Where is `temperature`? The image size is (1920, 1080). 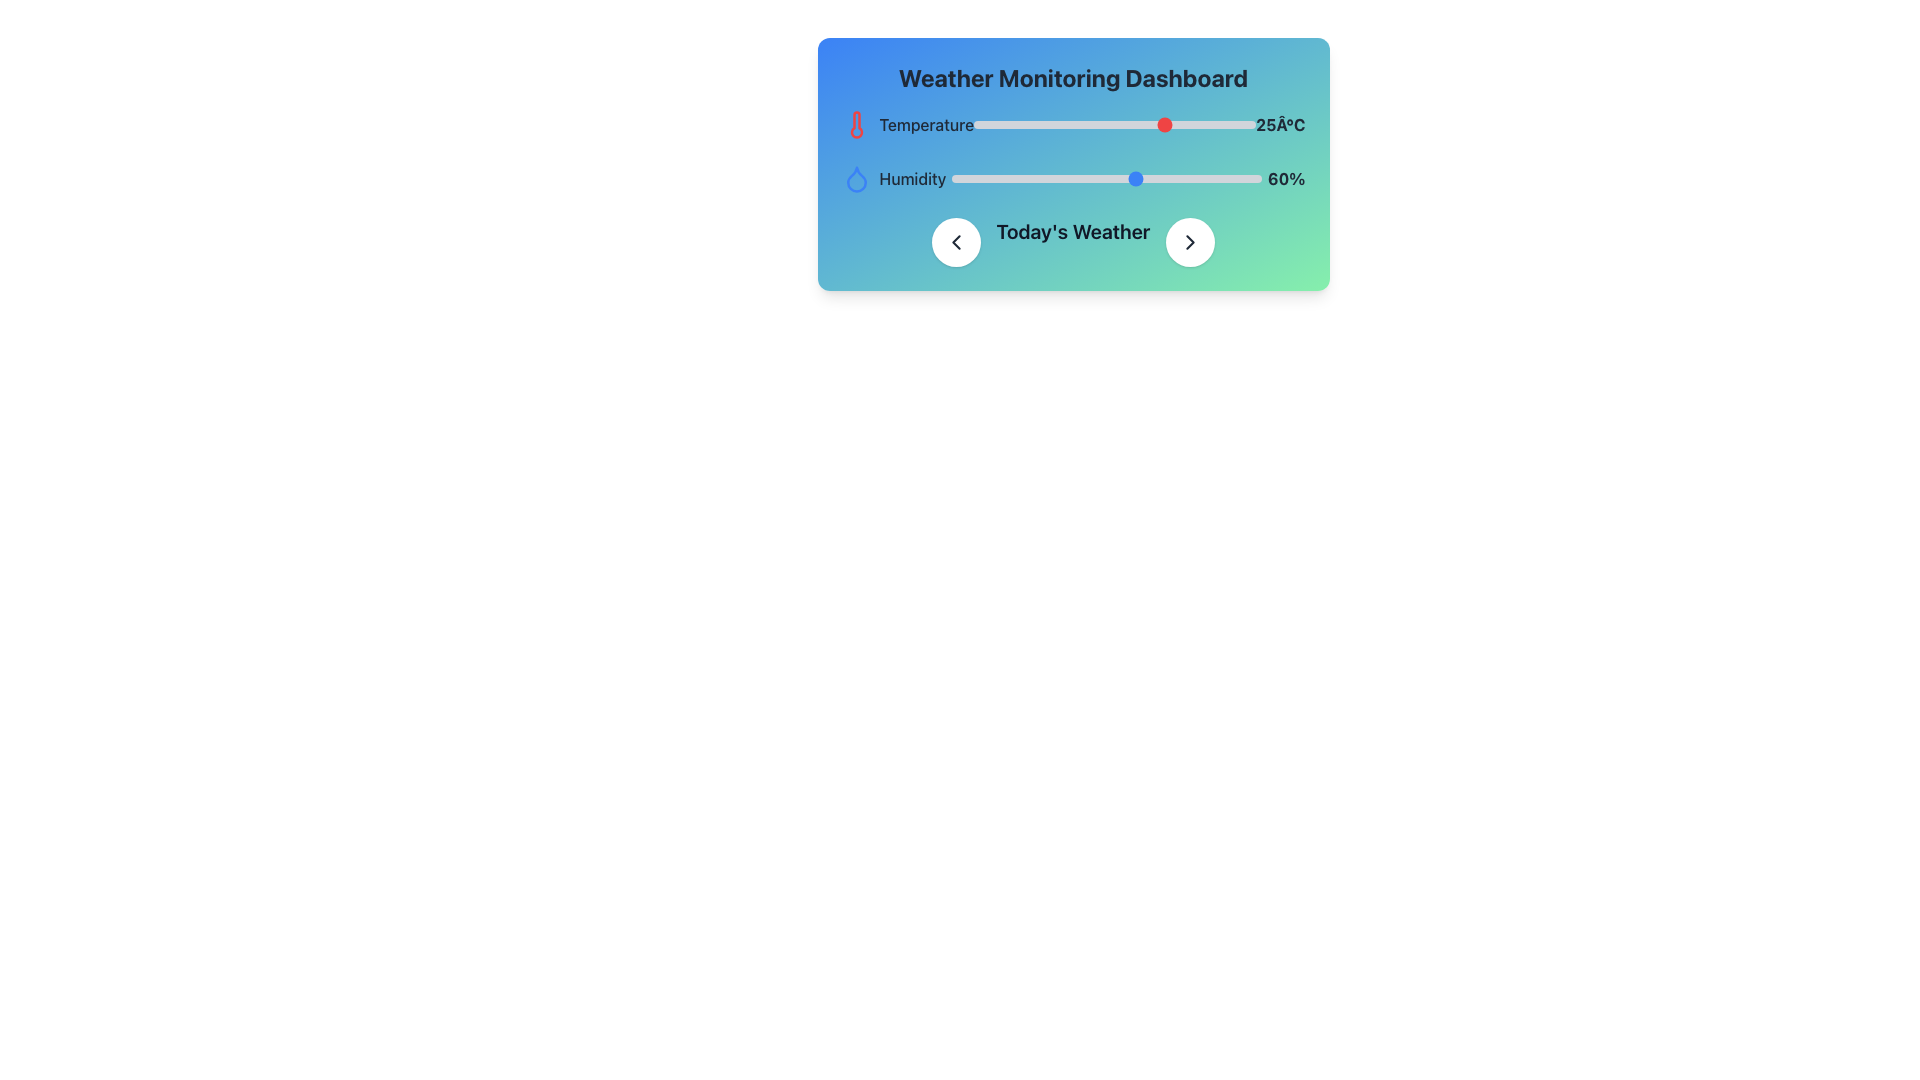 temperature is located at coordinates (1181, 124).